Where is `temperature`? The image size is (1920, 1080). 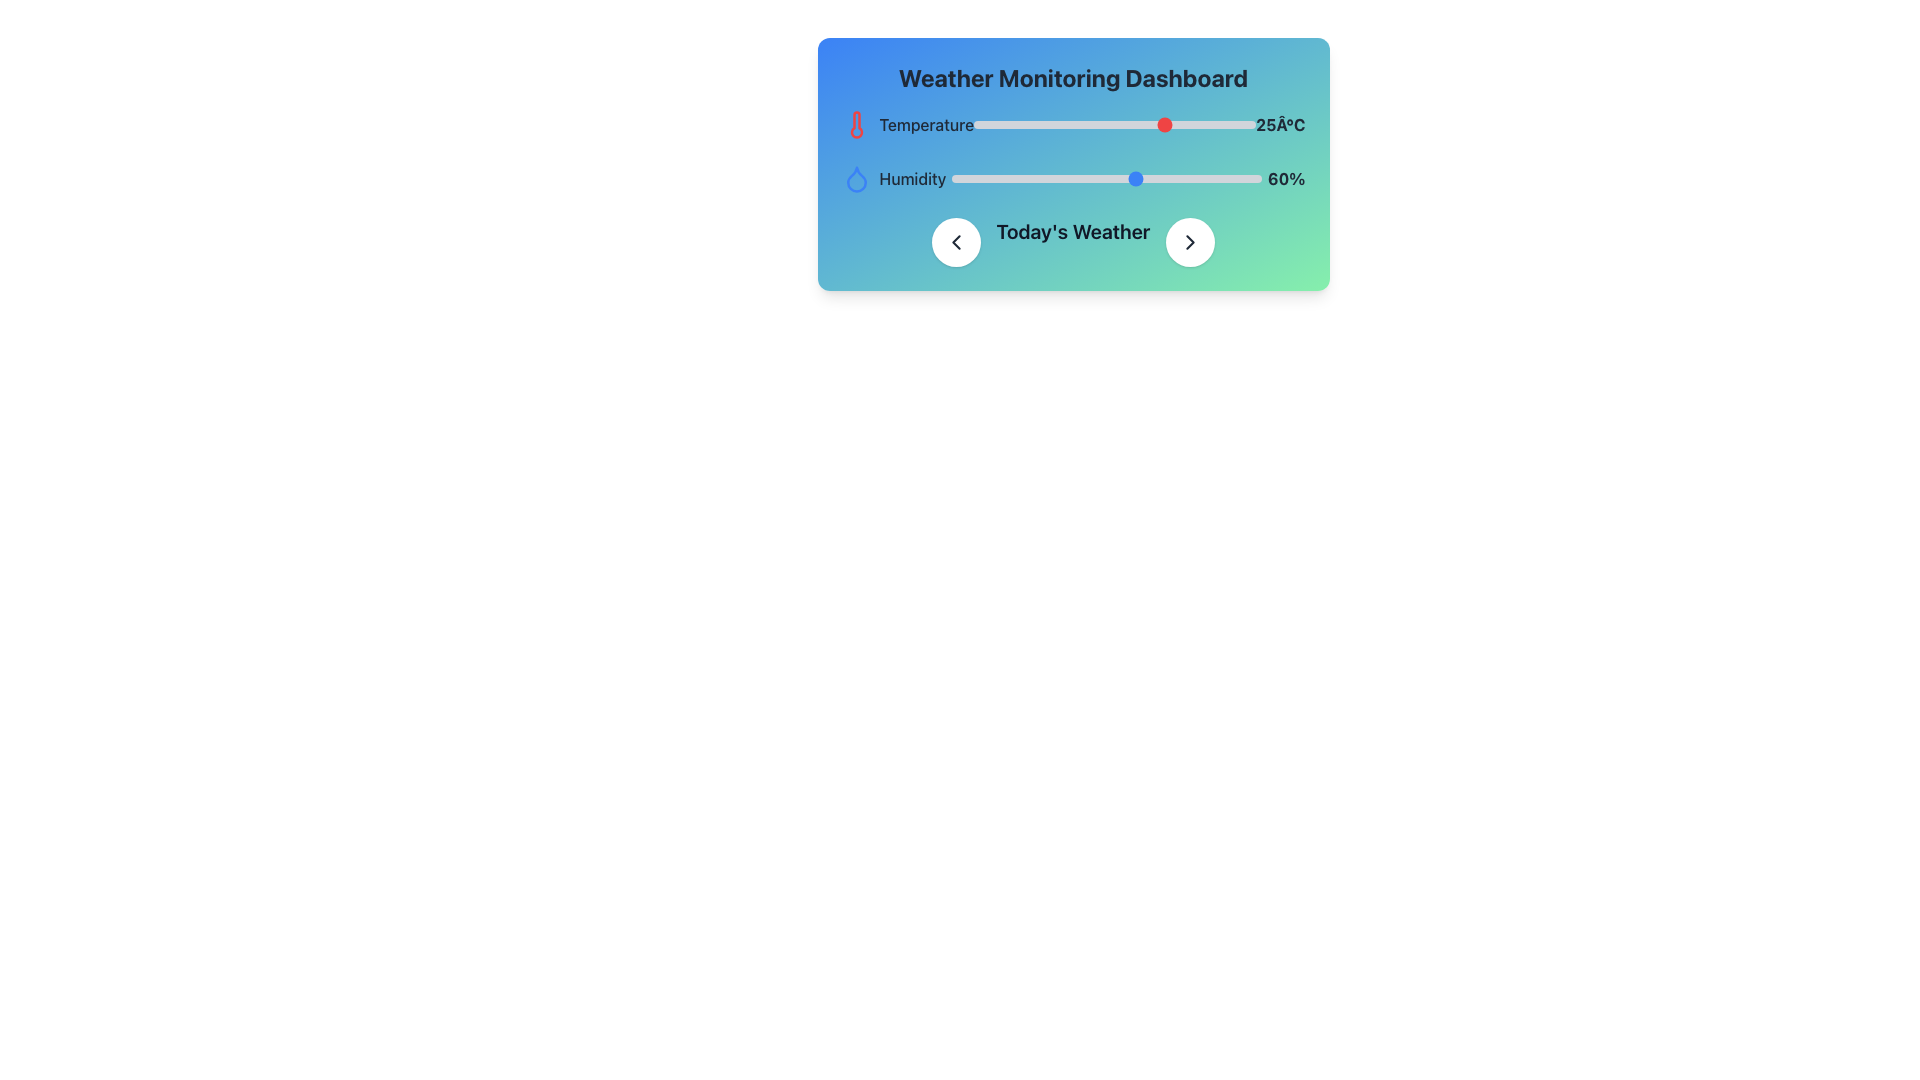 temperature is located at coordinates (1181, 124).